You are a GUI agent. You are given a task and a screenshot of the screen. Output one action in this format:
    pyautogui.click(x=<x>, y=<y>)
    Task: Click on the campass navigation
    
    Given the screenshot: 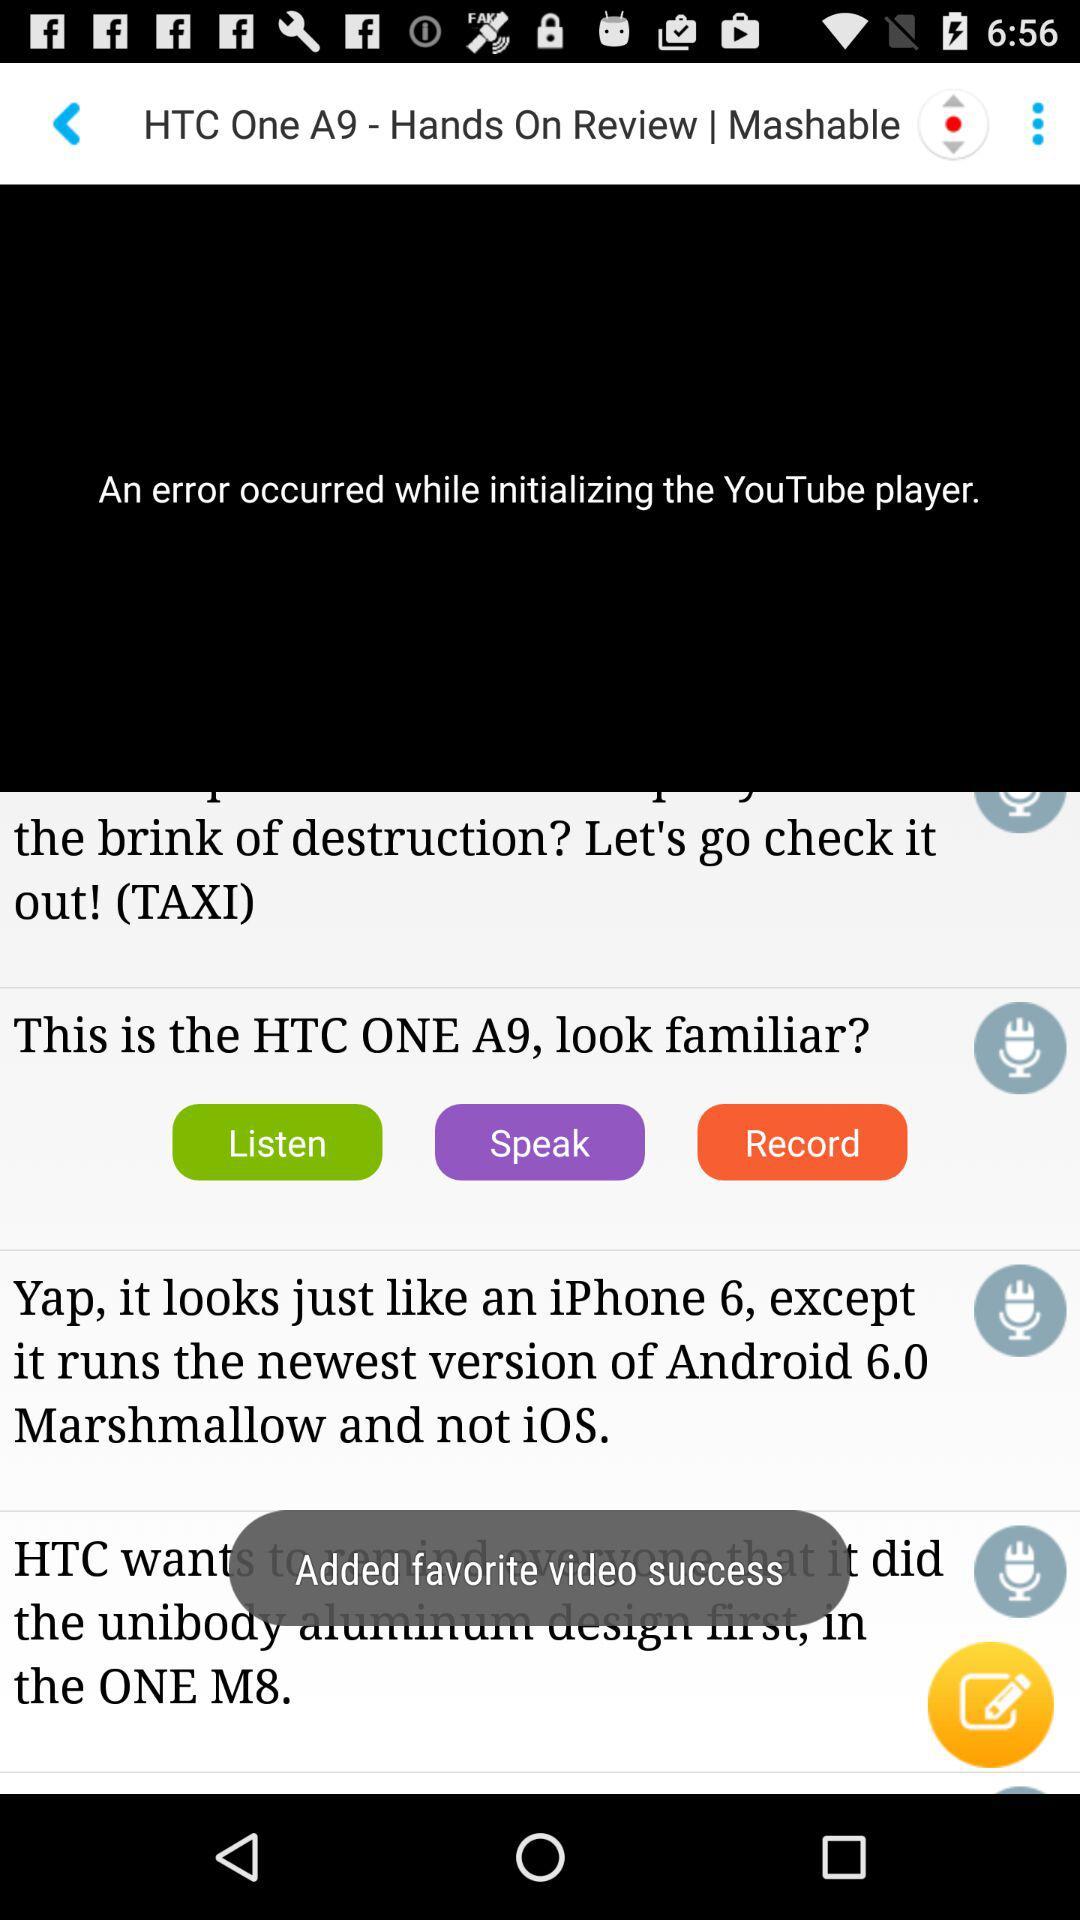 What is the action you would take?
    pyautogui.click(x=952, y=122)
    